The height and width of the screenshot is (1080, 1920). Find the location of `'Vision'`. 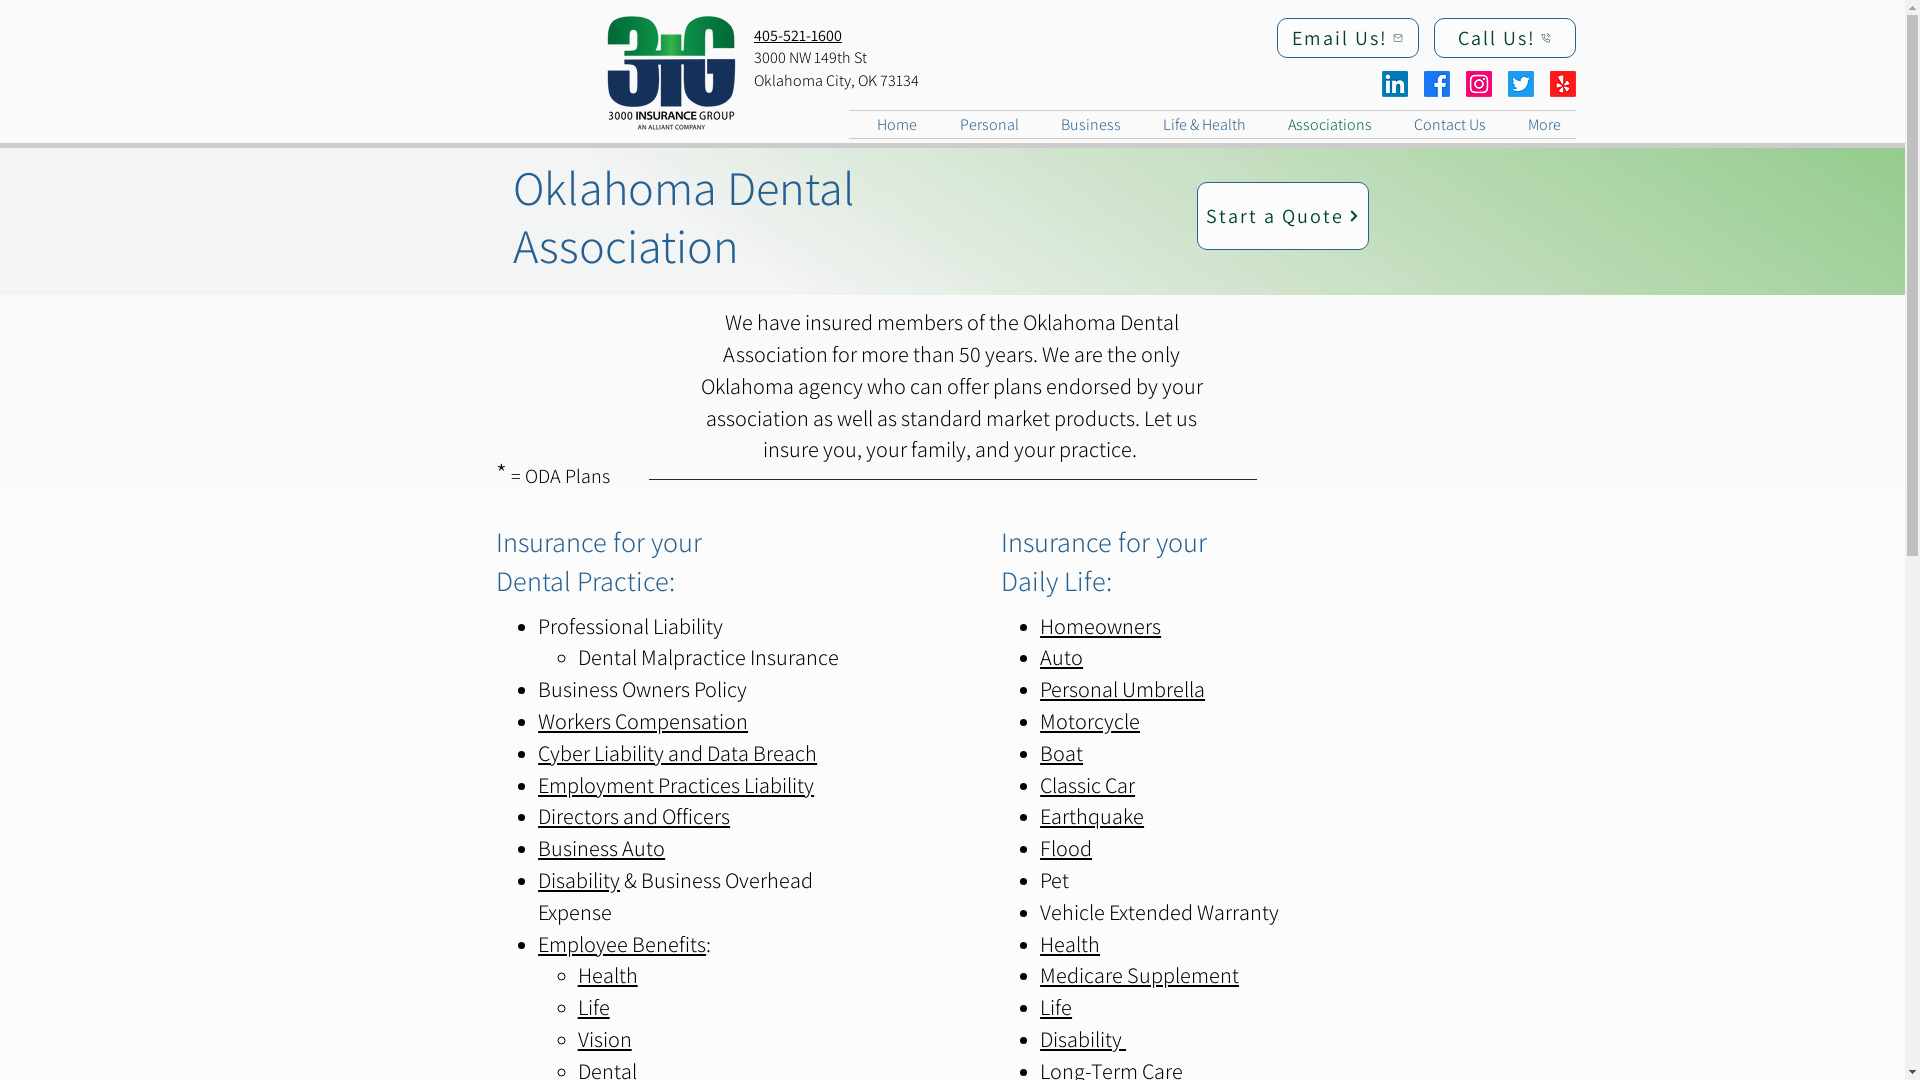

'Vision' is located at coordinates (603, 1038).